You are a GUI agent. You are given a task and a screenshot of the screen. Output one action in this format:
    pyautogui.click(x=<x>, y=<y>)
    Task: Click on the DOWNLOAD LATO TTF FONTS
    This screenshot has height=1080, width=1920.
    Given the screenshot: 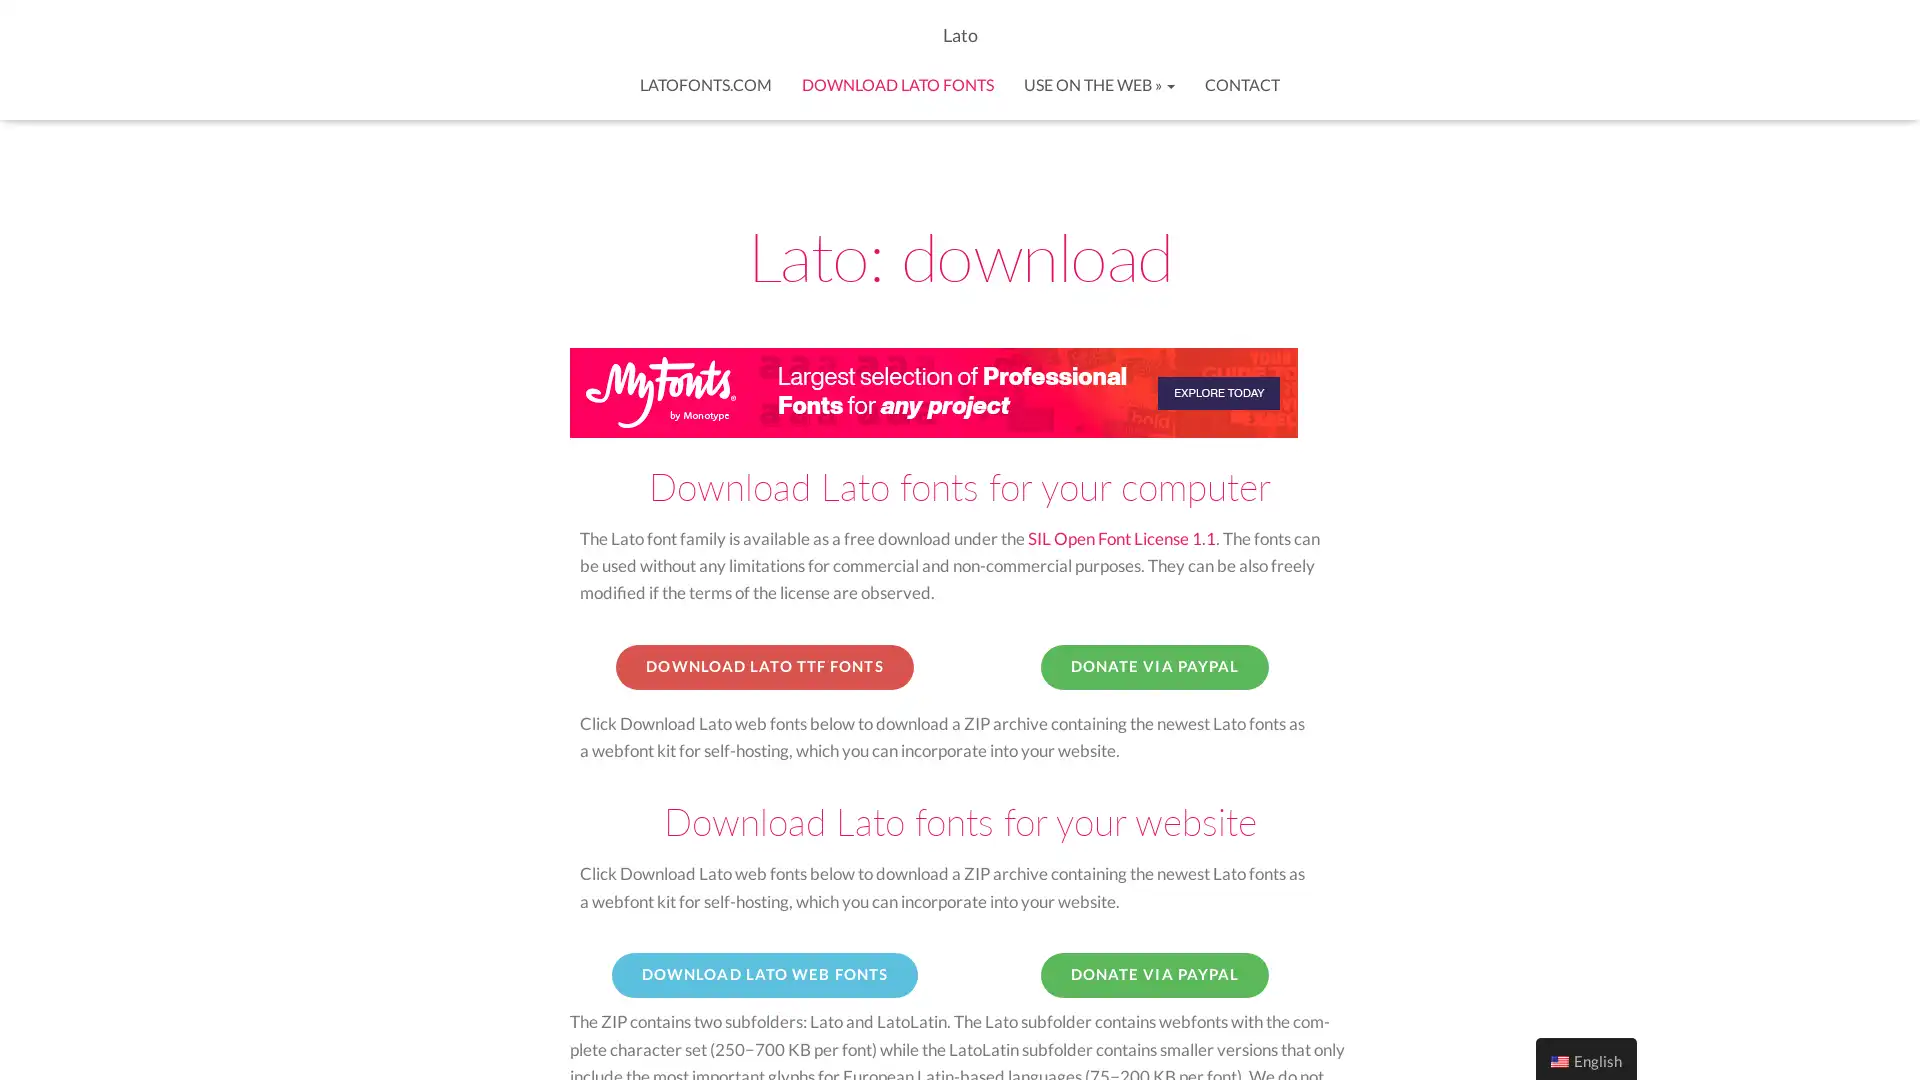 What is the action you would take?
    pyautogui.click(x=763, y=667)
    